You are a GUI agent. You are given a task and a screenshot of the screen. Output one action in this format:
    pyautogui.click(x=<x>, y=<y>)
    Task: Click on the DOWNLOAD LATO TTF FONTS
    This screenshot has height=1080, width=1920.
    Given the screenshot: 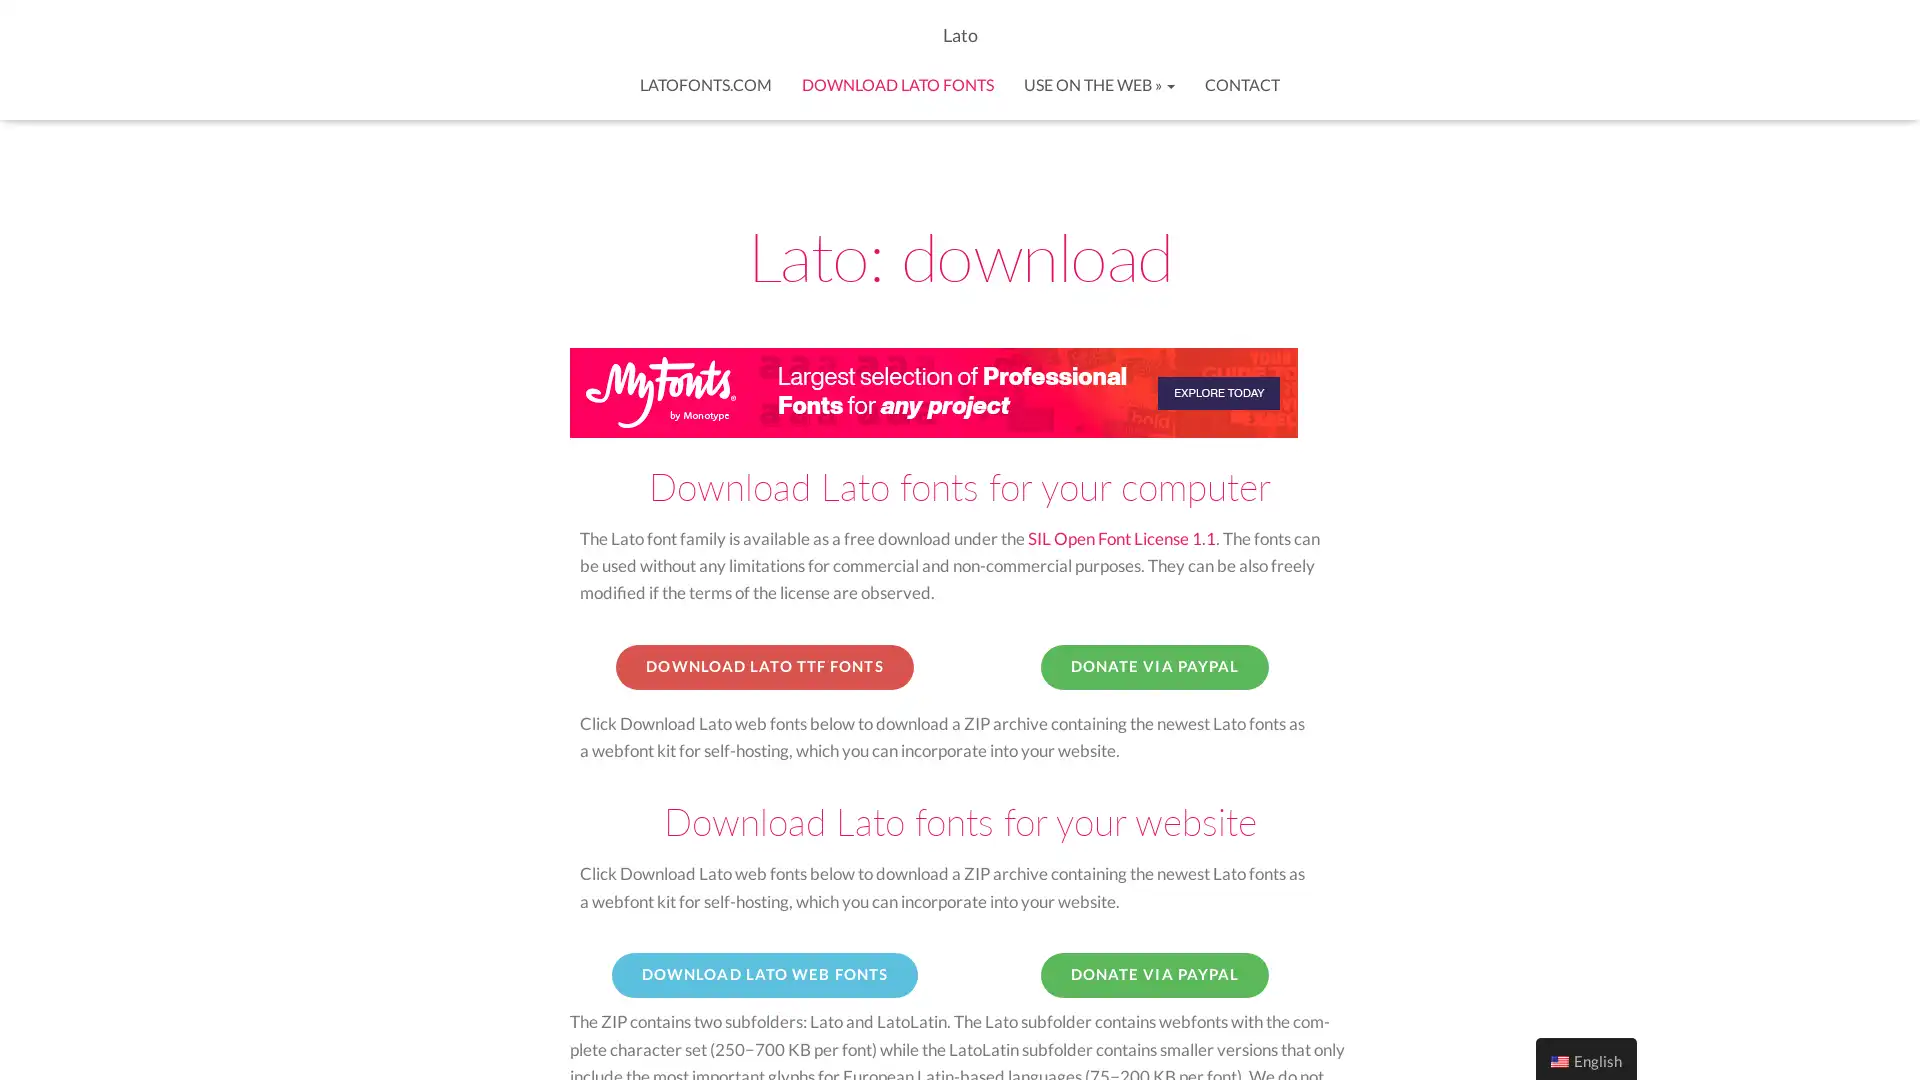 What is the action you would take?
    pyautogui.click(x=763, y=667)
    